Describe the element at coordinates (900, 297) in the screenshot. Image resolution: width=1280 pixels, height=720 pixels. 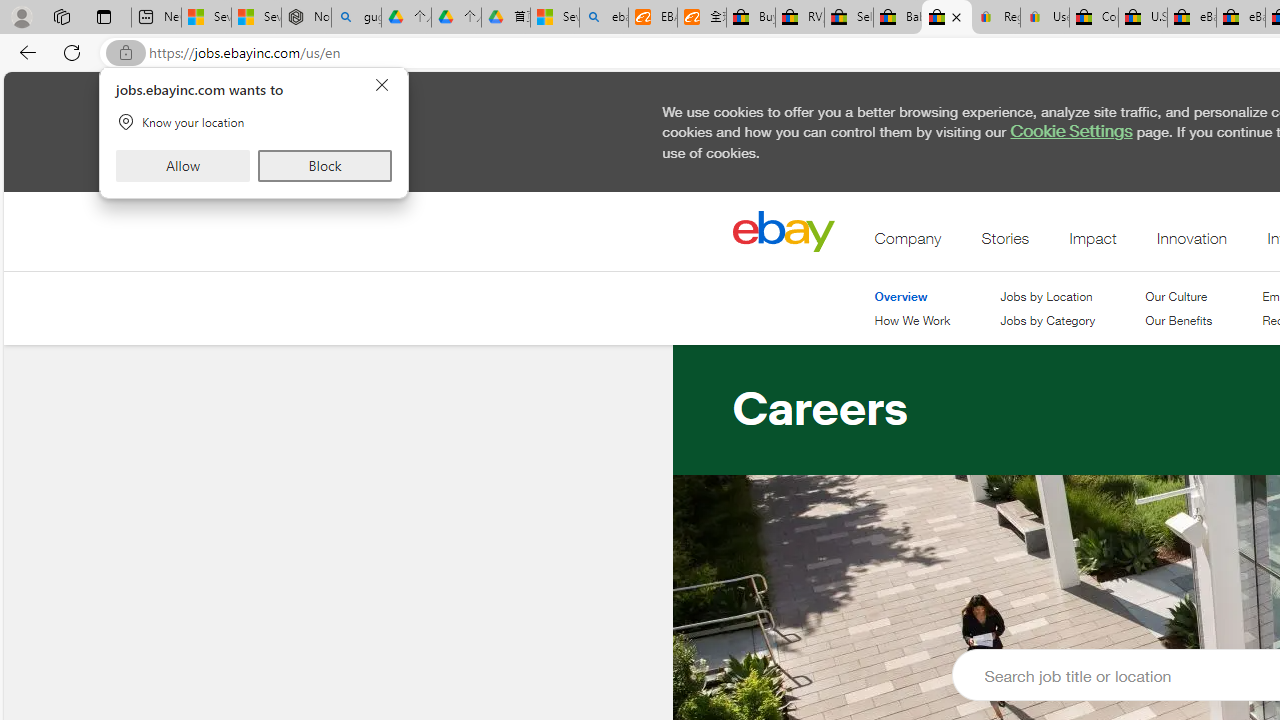
I see `'Overview'` at that location.